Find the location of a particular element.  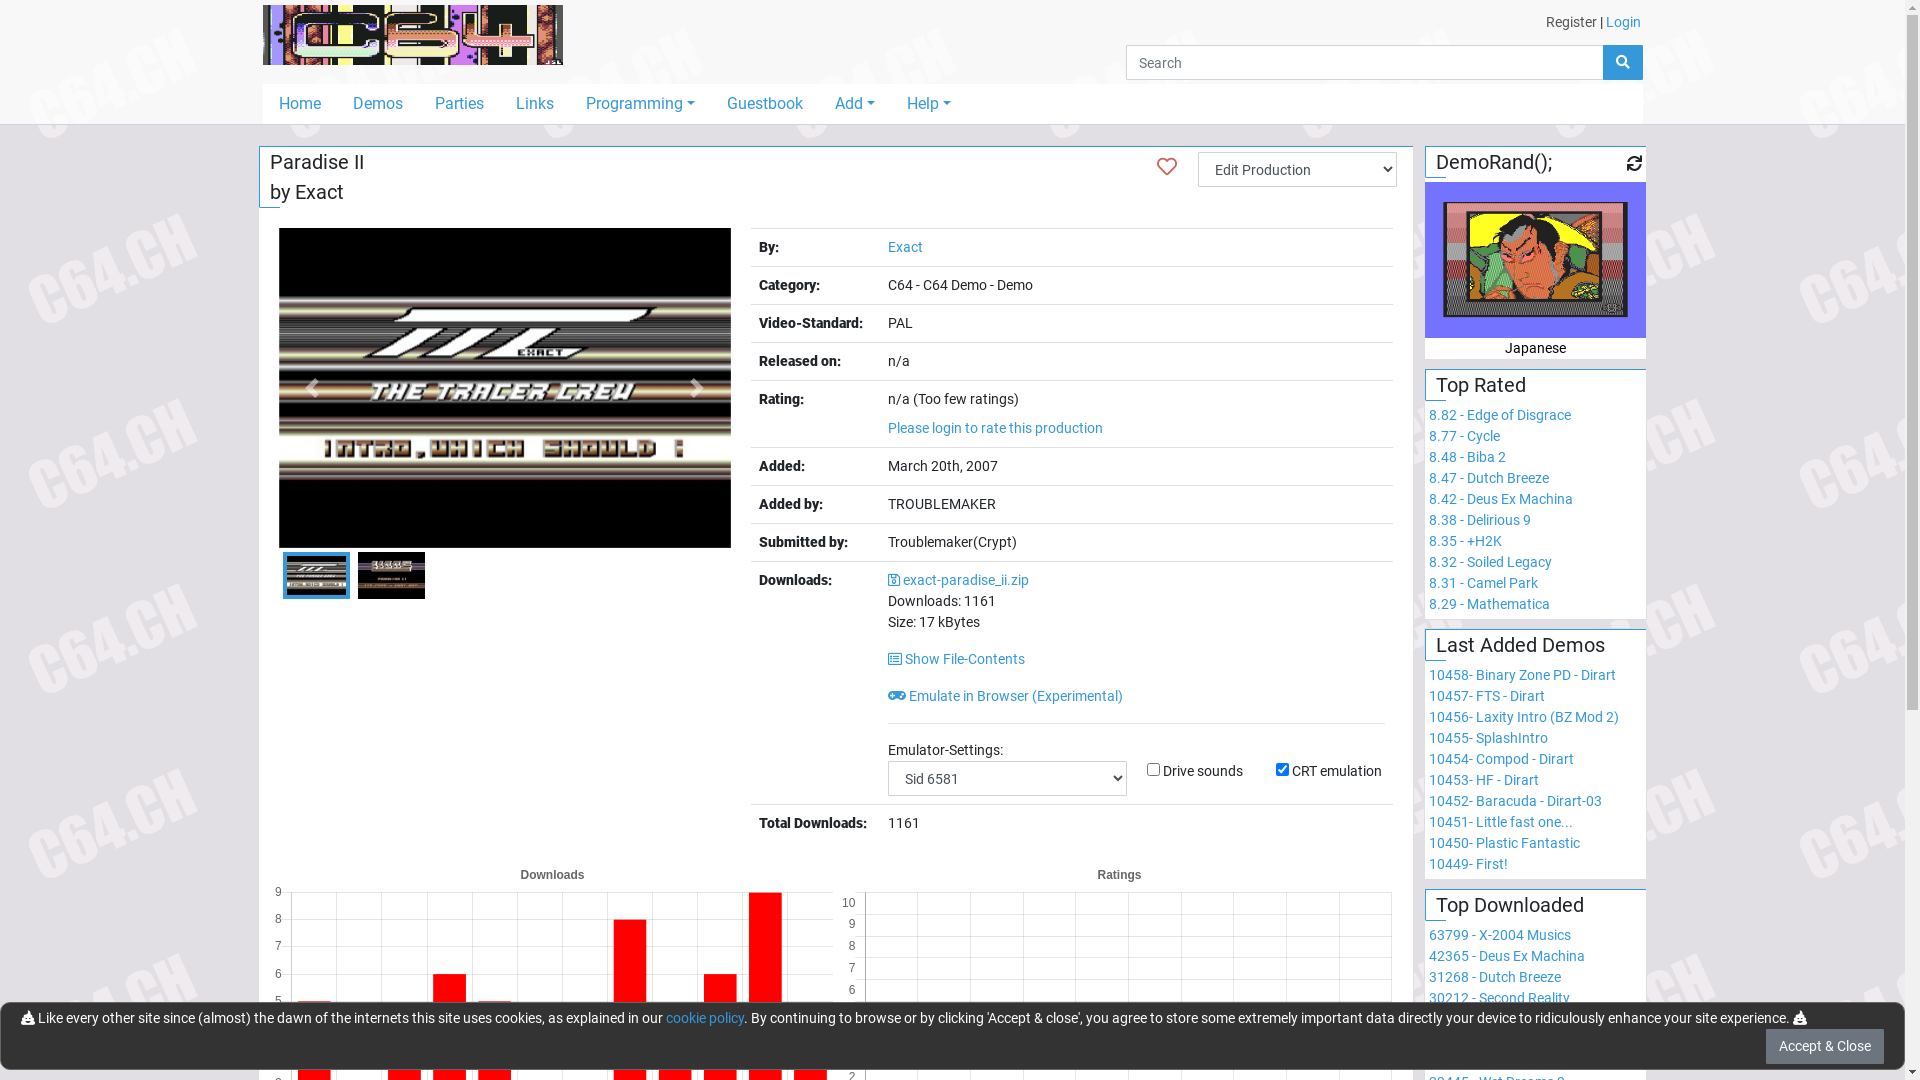

'Emulate in Browser (Experimental)' is located at coordinates (1005, 694).